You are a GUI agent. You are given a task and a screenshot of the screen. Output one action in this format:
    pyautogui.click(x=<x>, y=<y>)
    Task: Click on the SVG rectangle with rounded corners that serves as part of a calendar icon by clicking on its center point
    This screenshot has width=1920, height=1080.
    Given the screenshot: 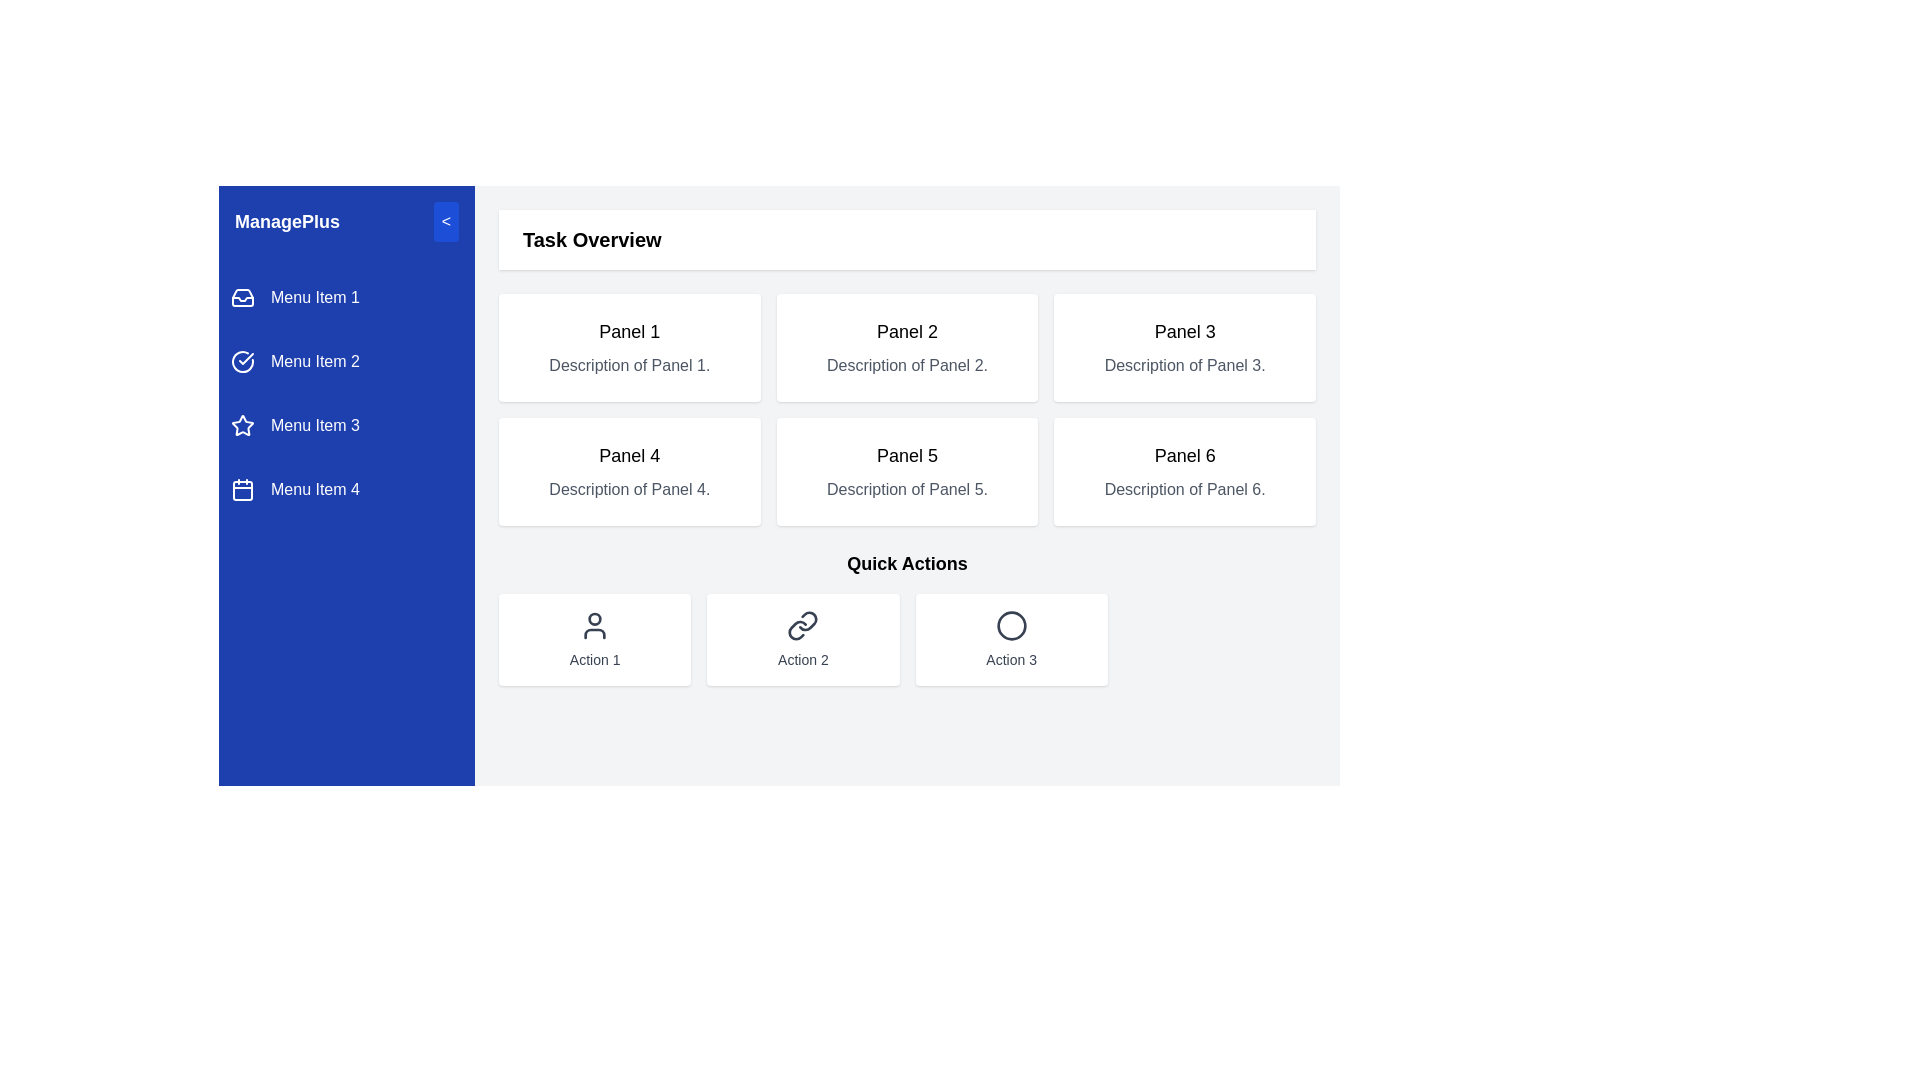 What is the action you would take?
    pyautogui.click(x=242, y=490)
    